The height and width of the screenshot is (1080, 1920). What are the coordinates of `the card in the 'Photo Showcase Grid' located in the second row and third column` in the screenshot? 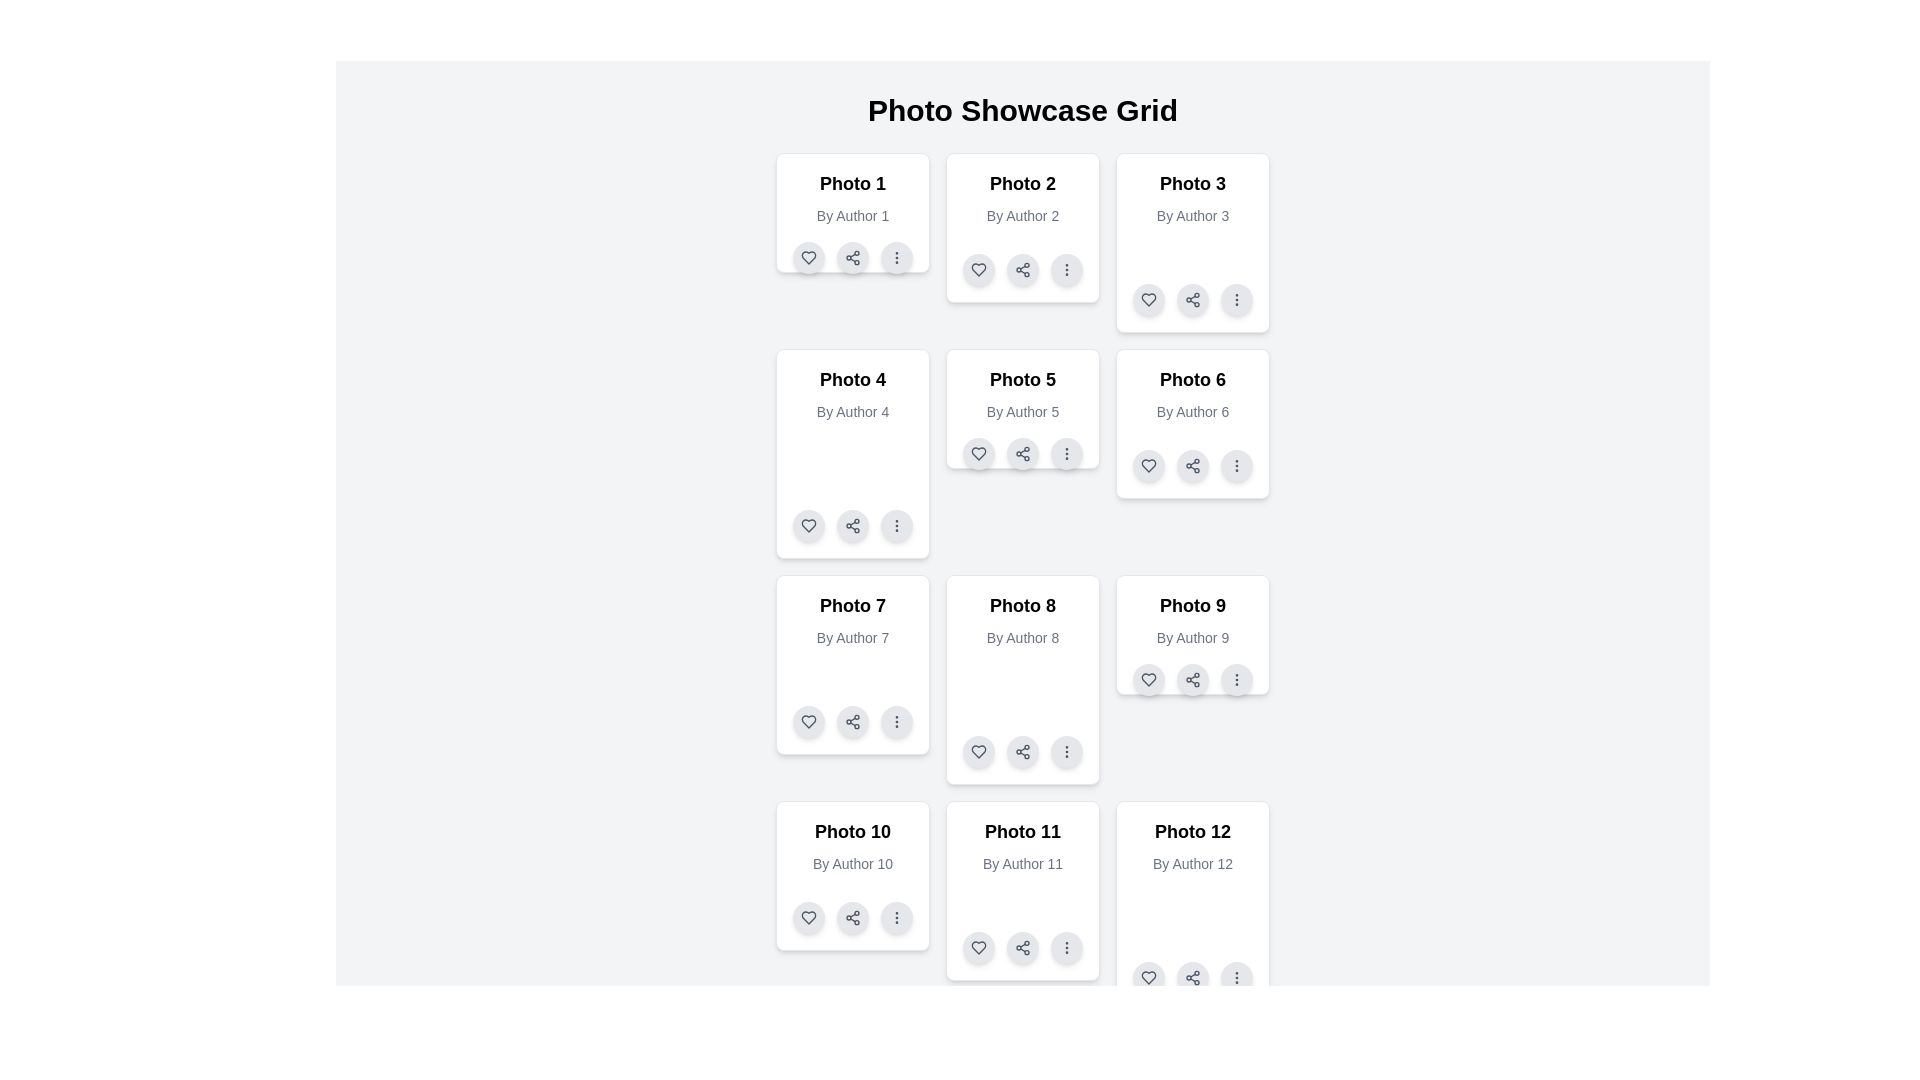 It's located at (1193, 423).